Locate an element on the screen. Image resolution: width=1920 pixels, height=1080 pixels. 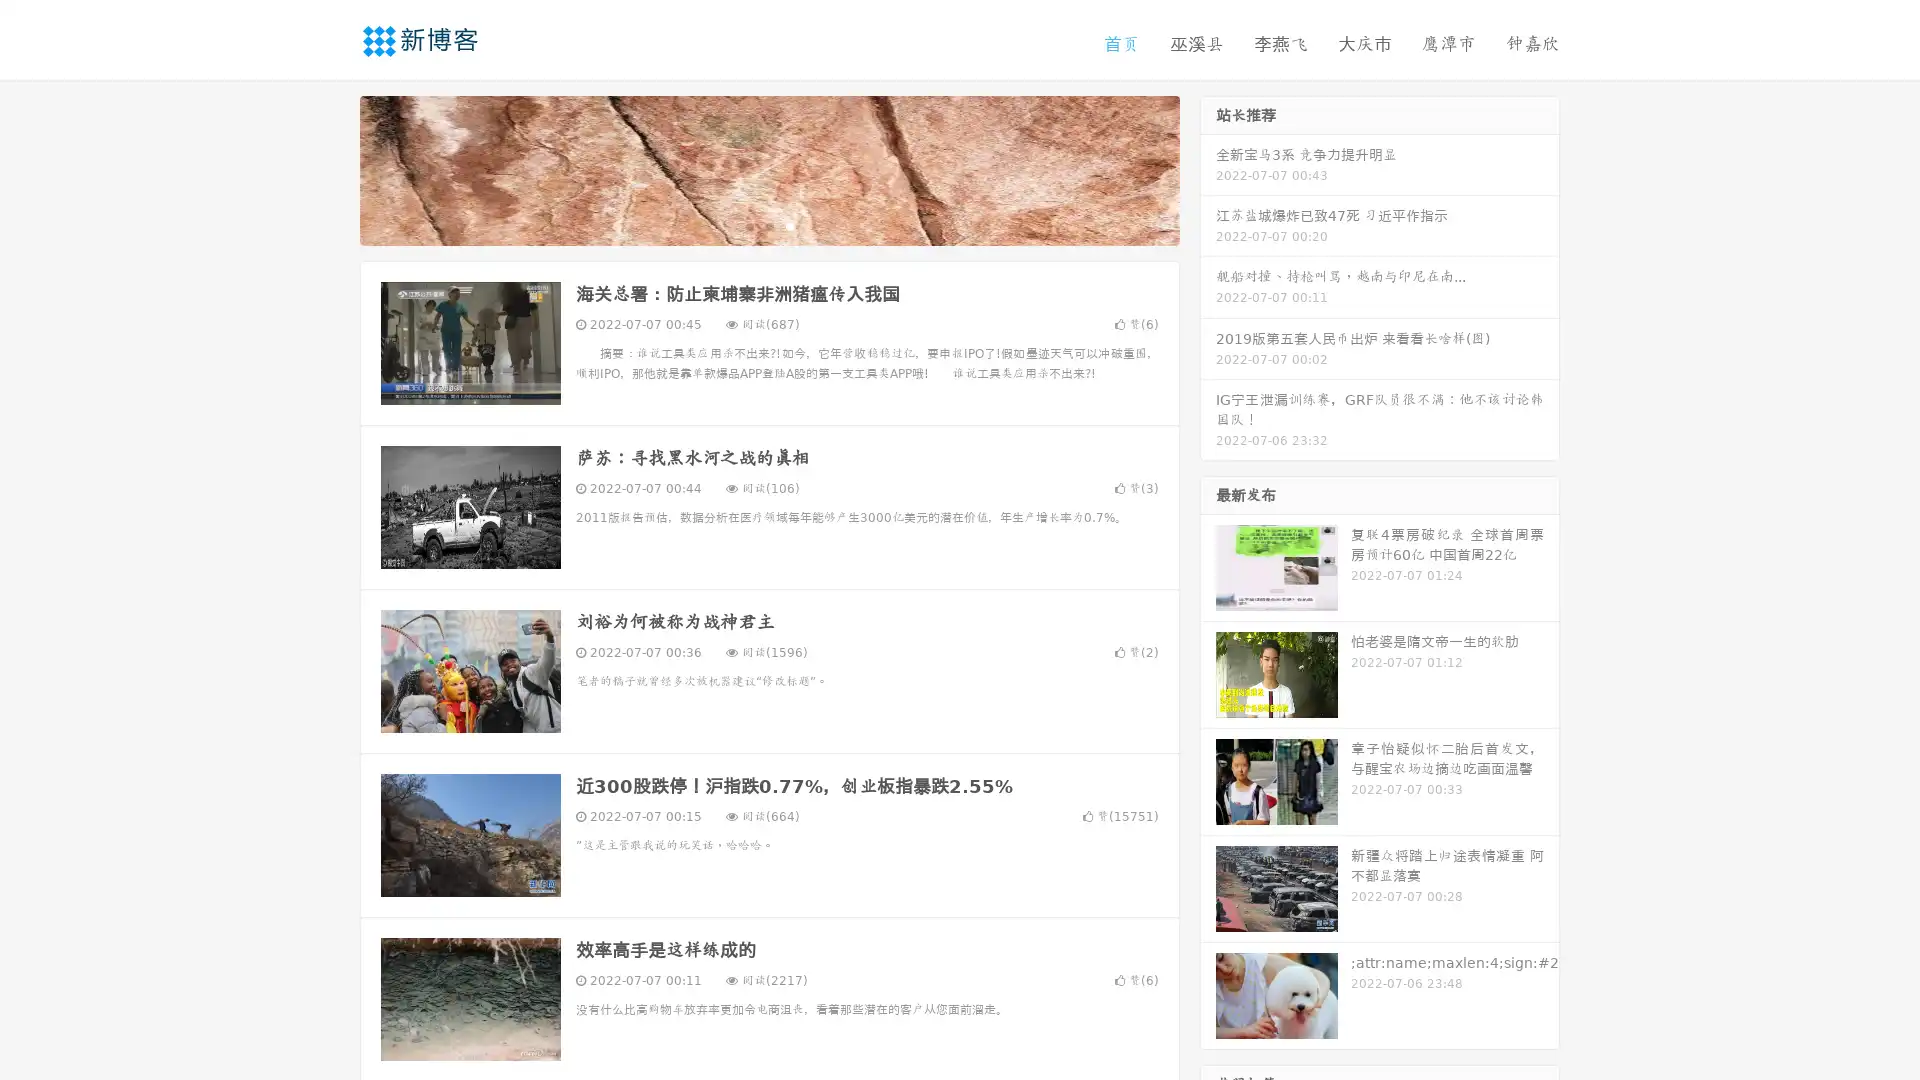
Go to slide 3 is located at coordinates (789, 225).